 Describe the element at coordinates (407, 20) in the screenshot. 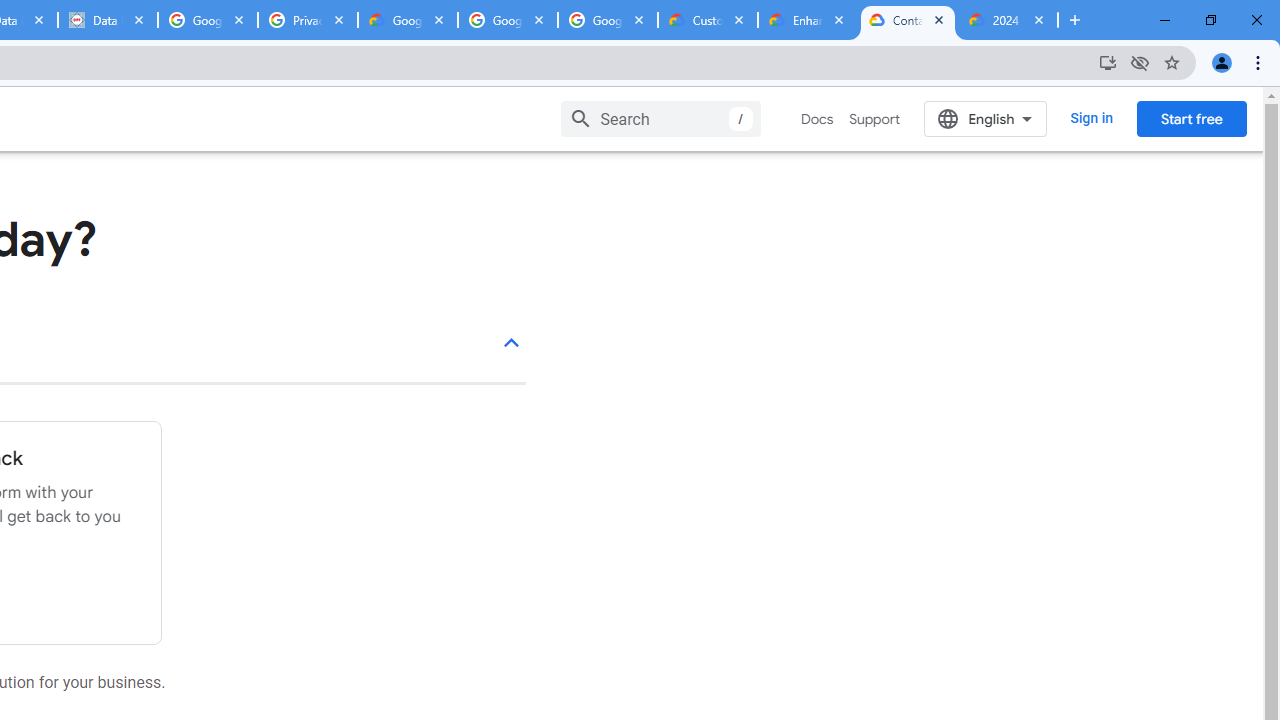

I see `'Google Cloud Terms Directory | Google Cloud'` at that location.